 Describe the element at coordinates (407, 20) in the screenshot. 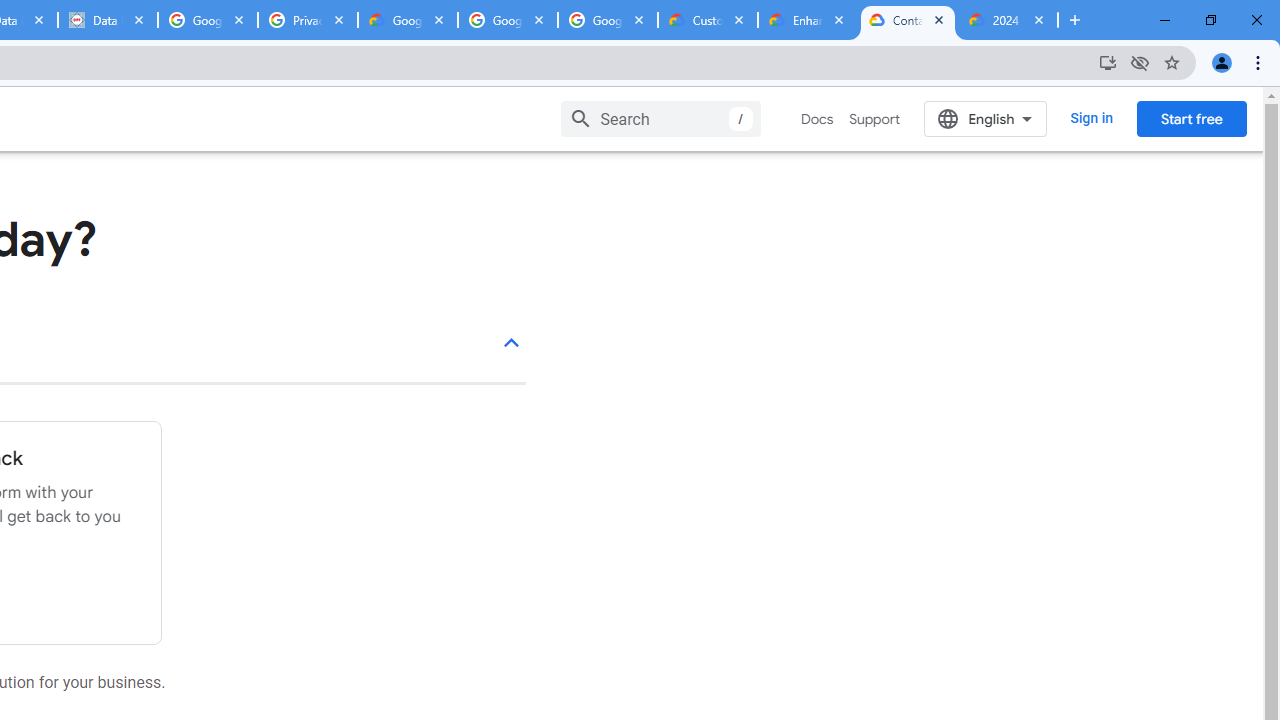

I see `'Google Cloud Terms Directory | Google Cloud'` at that location.